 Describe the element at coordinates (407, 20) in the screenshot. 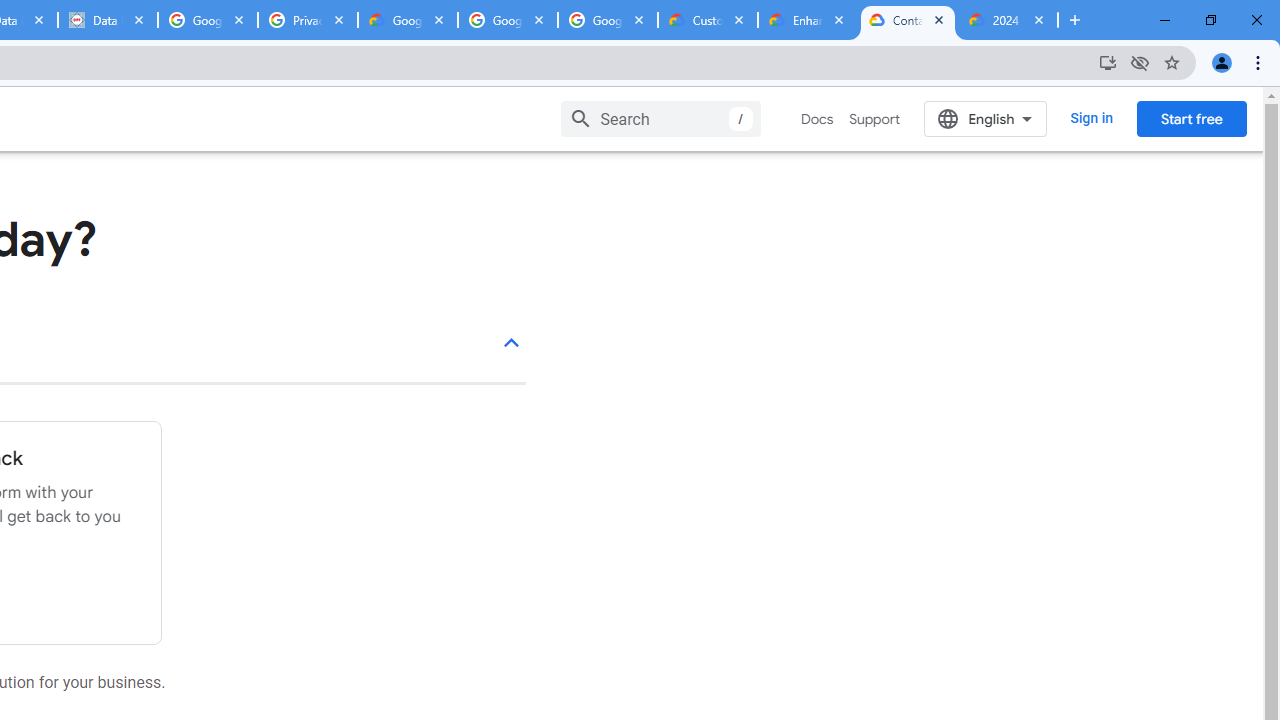

I see `'Google Cloud Terms Directory | Google Cloud'` at that location.